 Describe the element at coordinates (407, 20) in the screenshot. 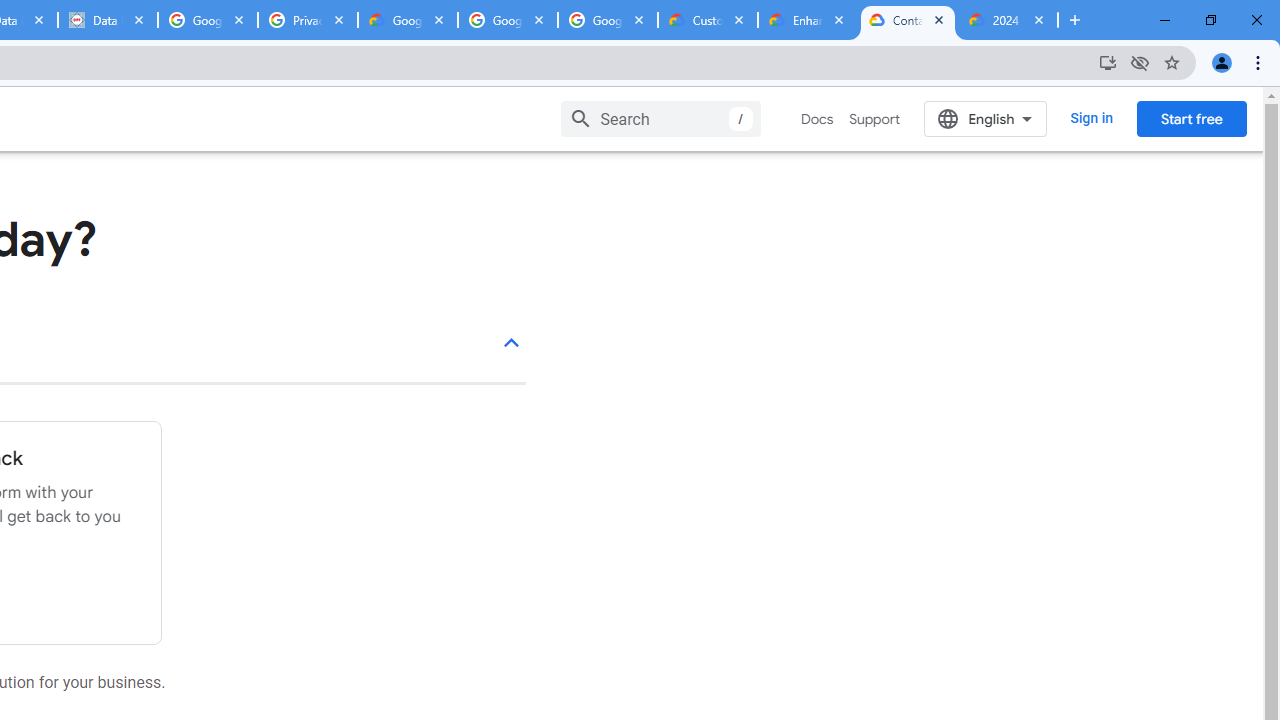

I see `'Google Cloud Terms Directory | Google Cloud'` at that location.